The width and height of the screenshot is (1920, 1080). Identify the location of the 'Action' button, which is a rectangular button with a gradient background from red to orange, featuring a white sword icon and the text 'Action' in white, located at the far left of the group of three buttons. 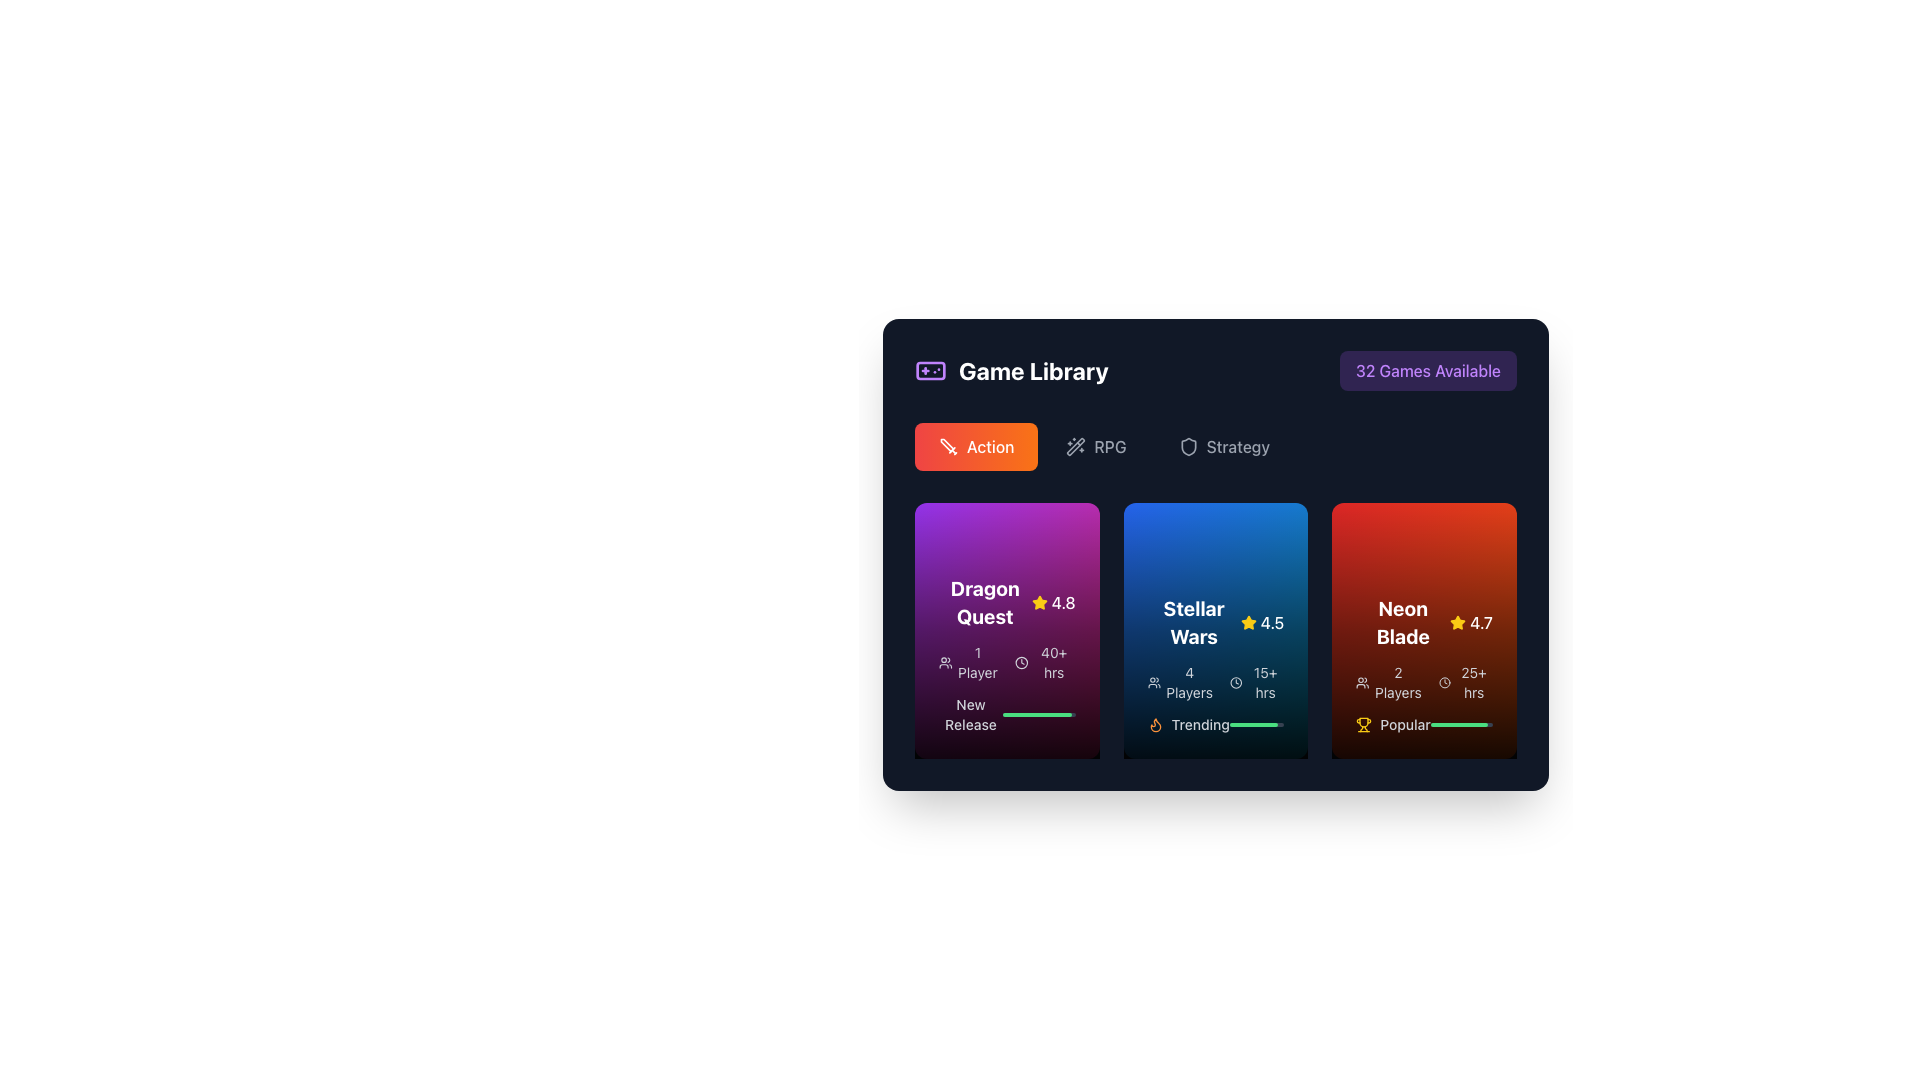
(976, 446).